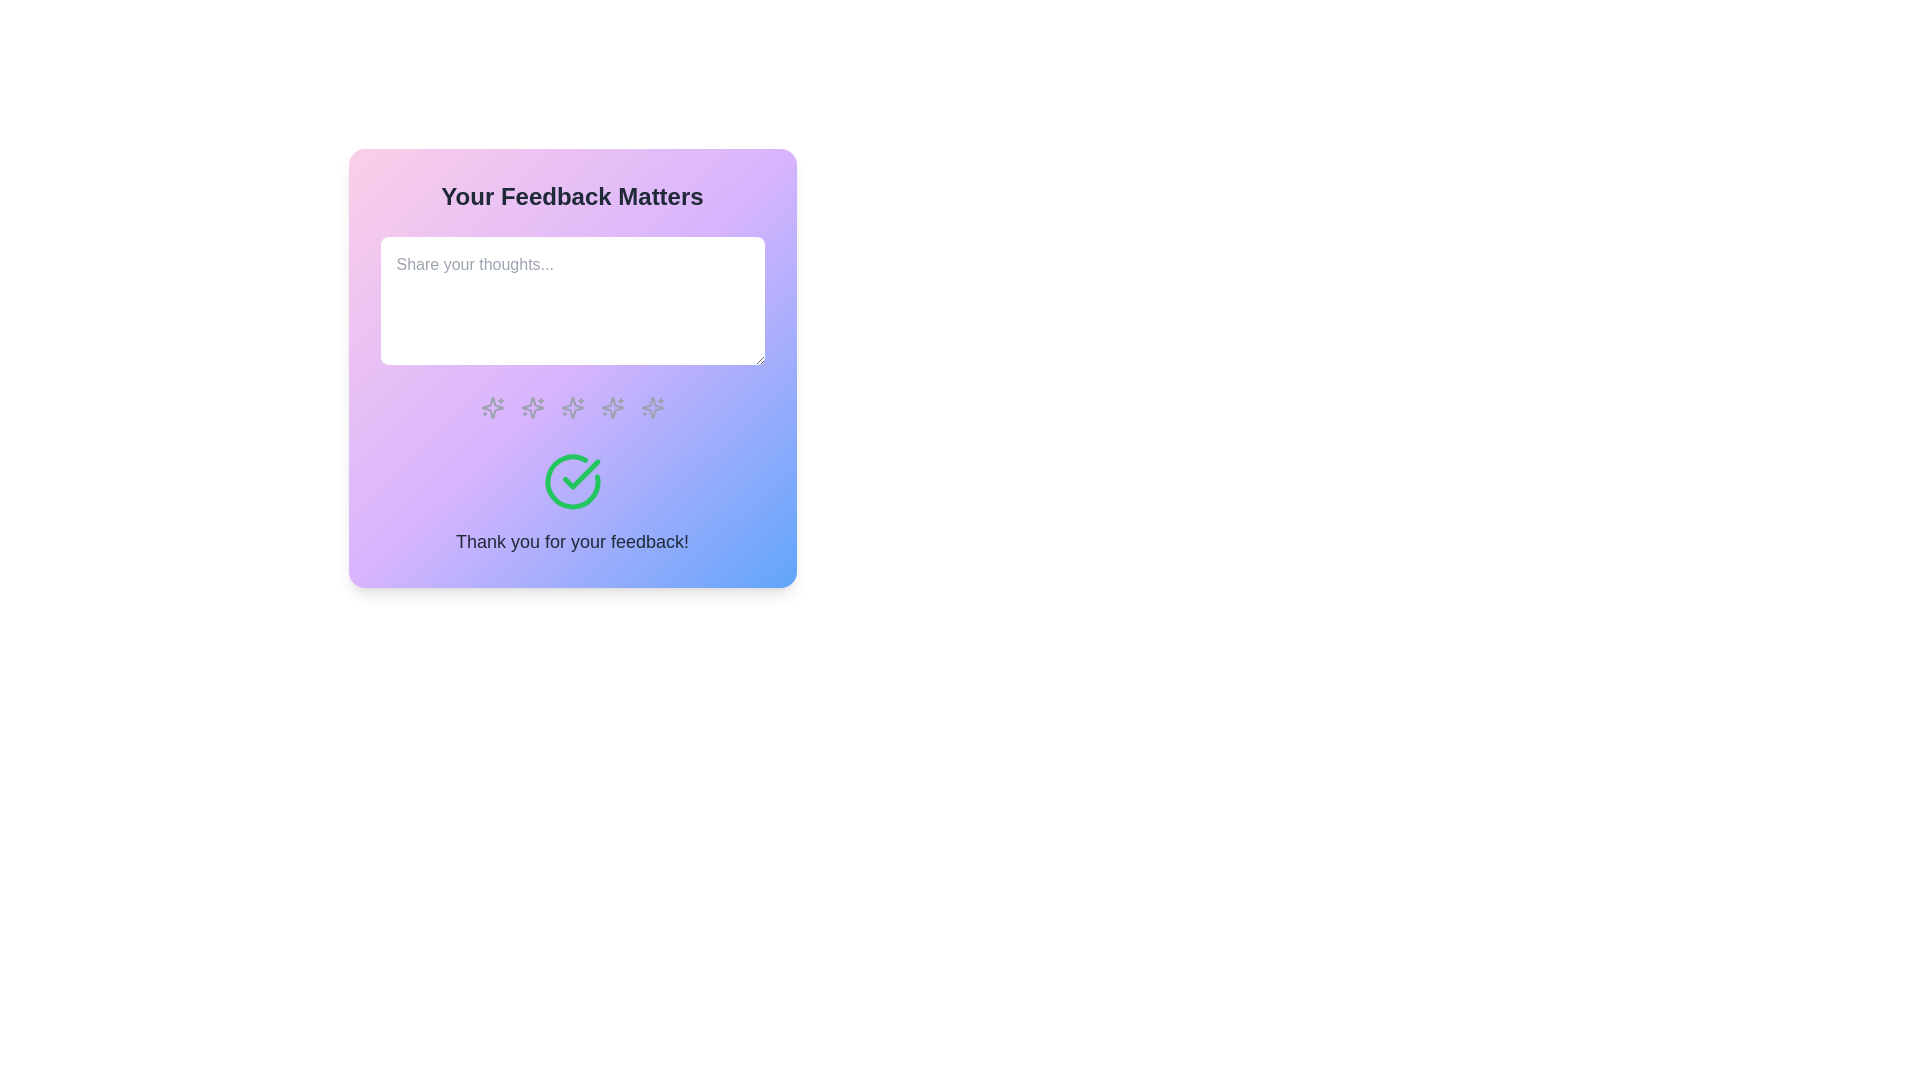  What do you see at coordinates (571, 407) in the screenshot?
I see `the middle SVG graphic element, which is part of a rating mechanism, to interact with it` at bounding box center [571, 407].